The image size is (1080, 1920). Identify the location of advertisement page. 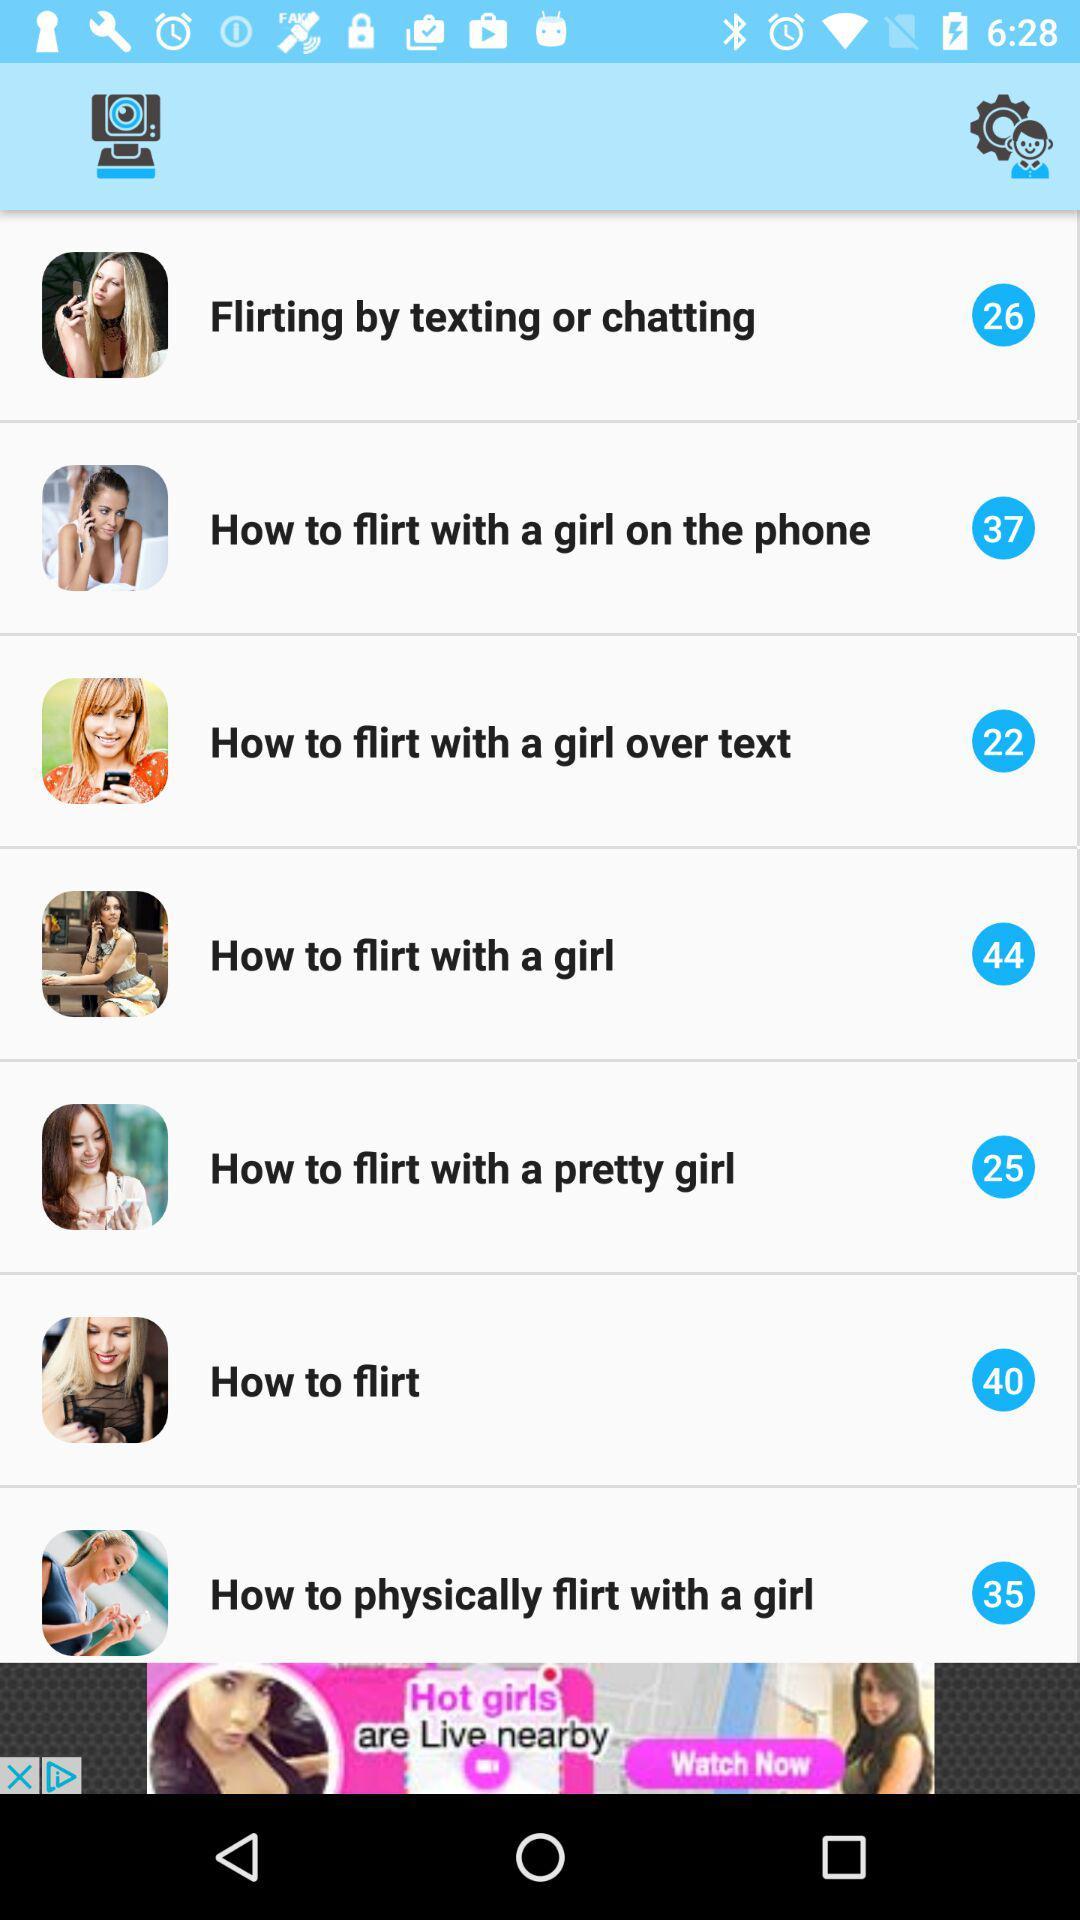
(540, 1727).